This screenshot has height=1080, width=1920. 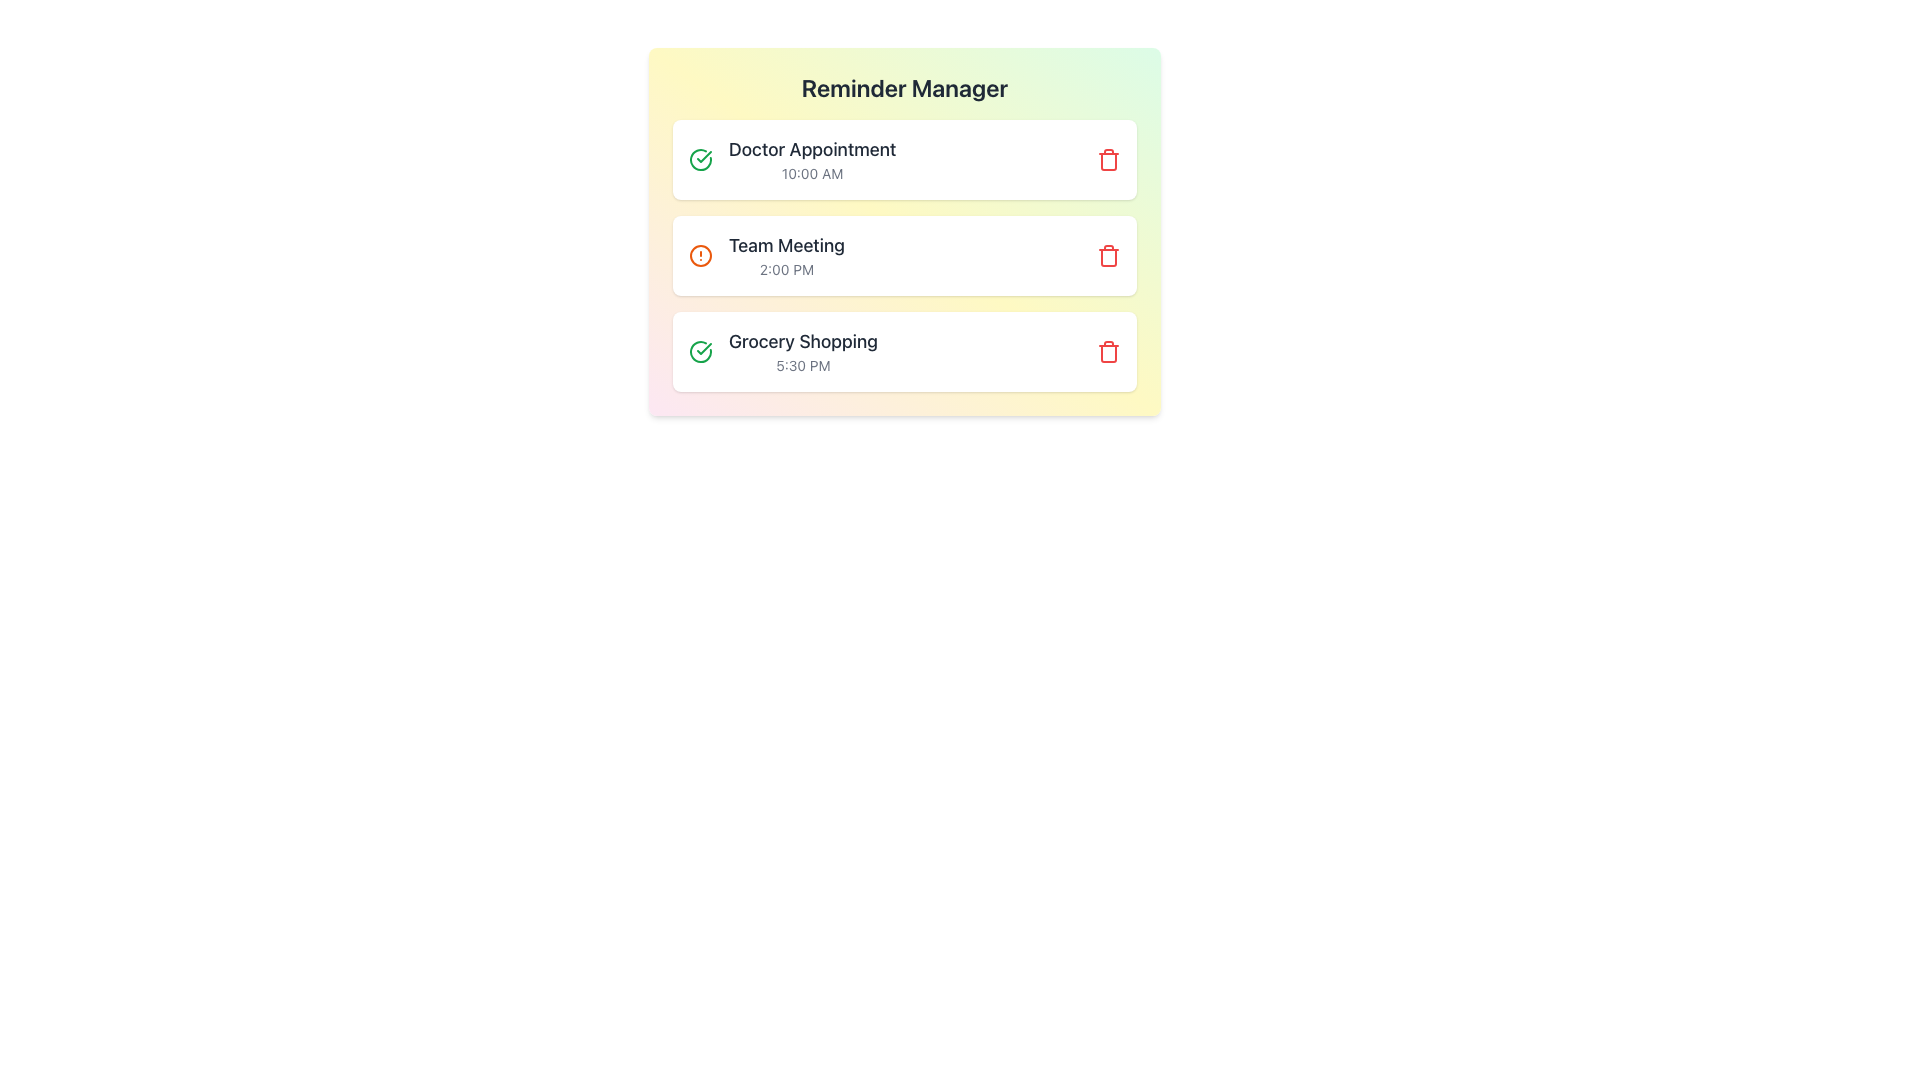 What do you see at coordinates (904, 350) in the screenshot?
I see `the reminder list item for 'Grocery Shopping'` at bounding box center [904, 350].